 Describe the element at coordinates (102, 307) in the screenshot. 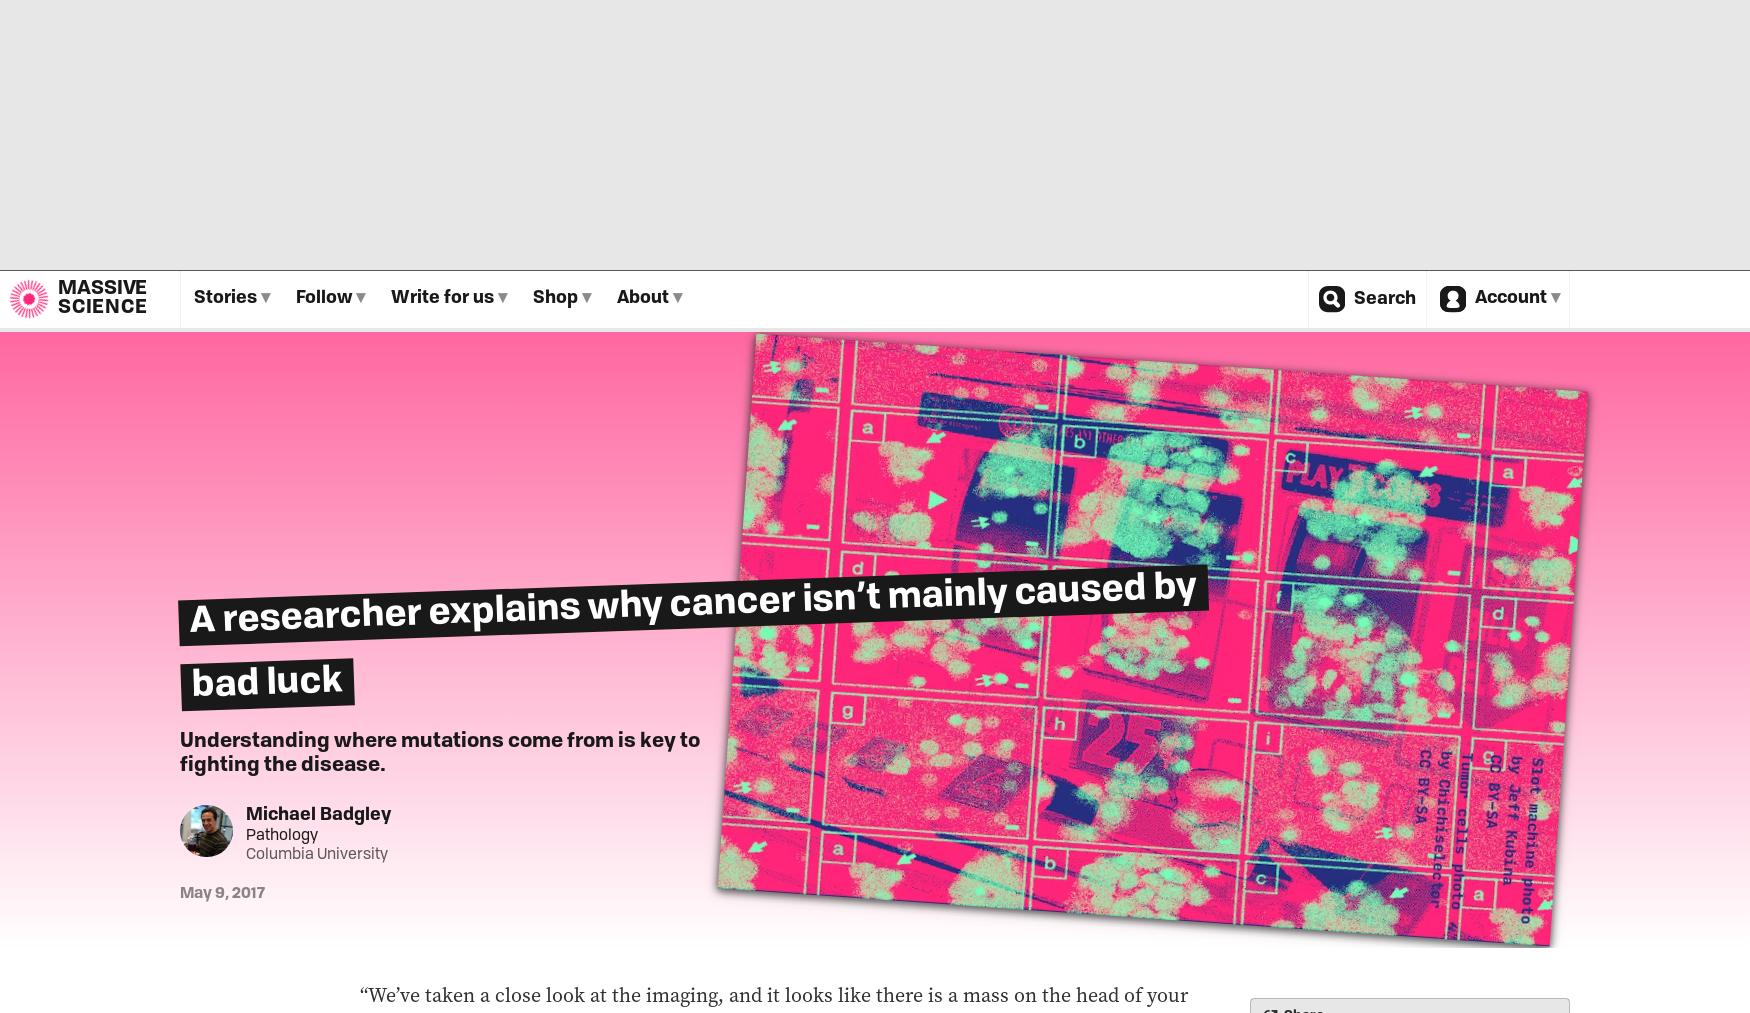

I see `'Science'` at that location.